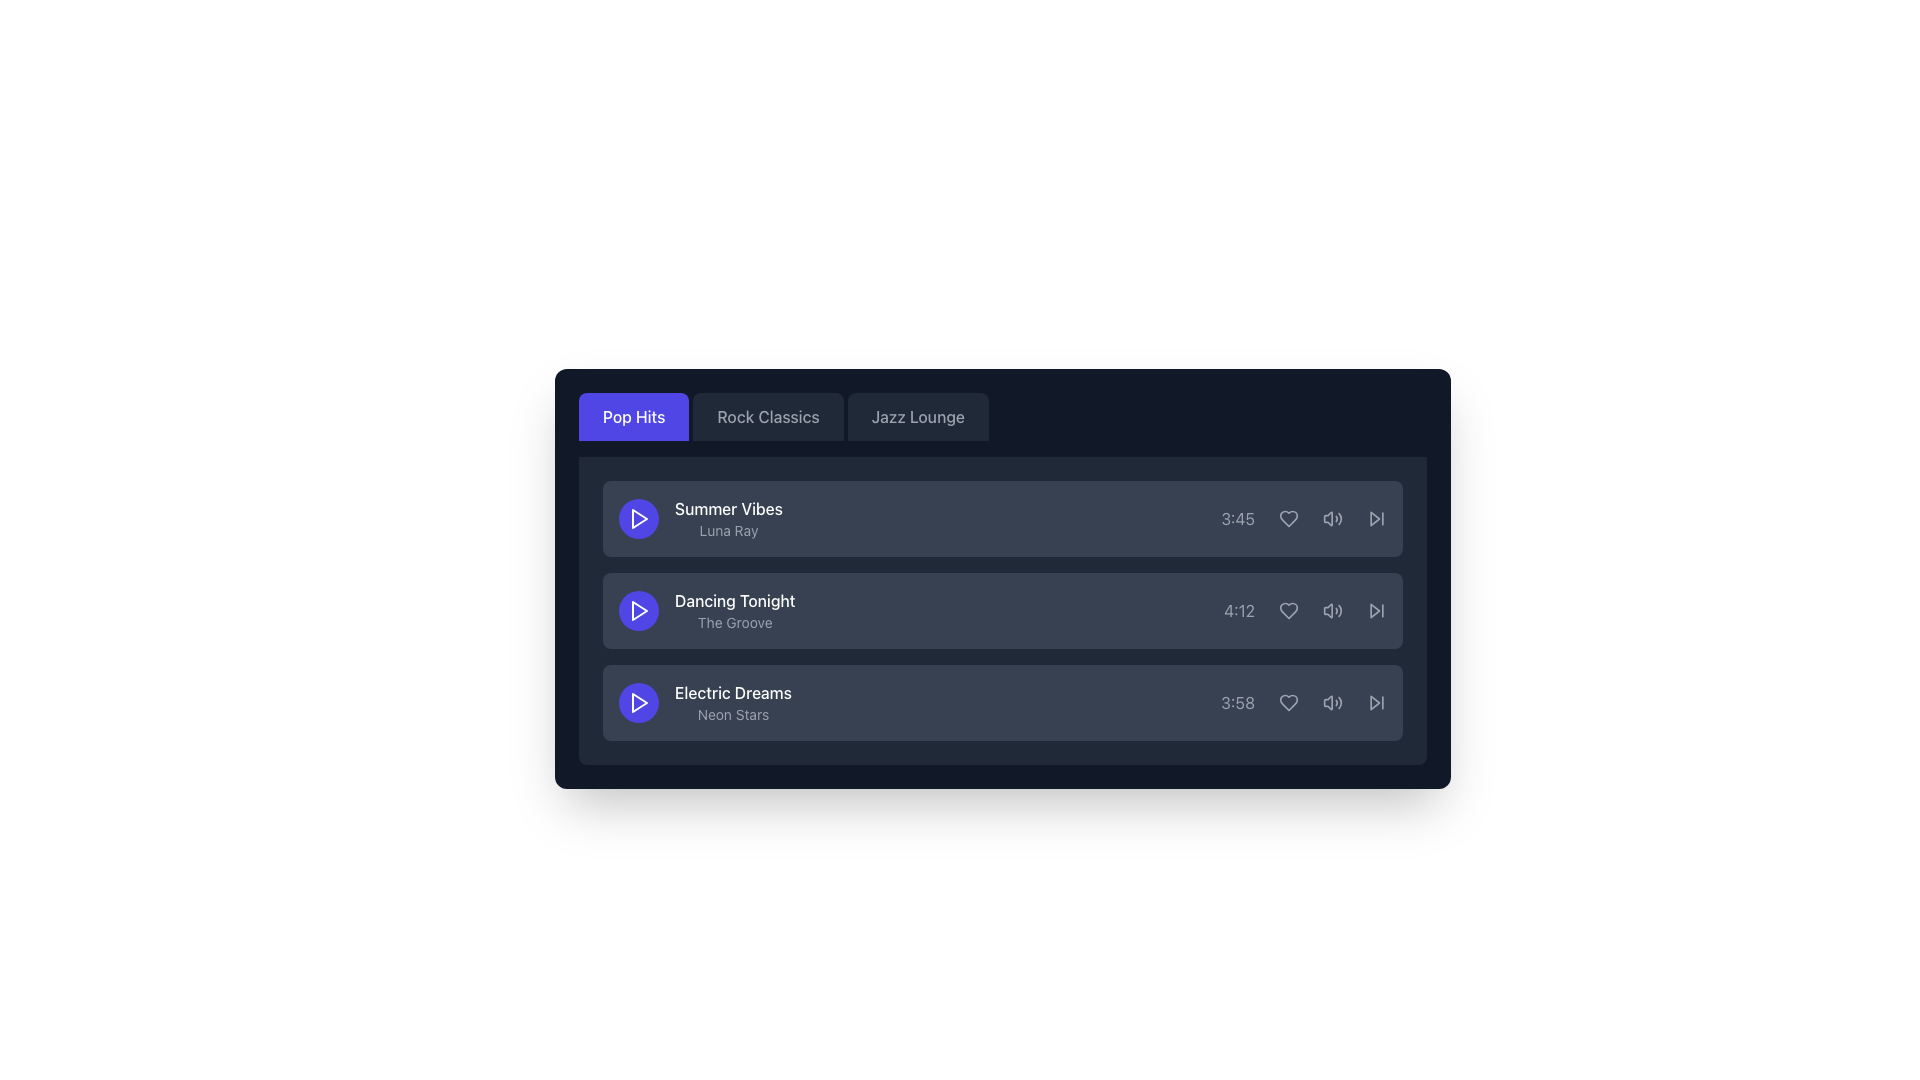 This screenshot has height=1080, width=1920. What do you see at coordinates (637, 701) in the screenshot?
I see `the play button for the 'Electric Dreams' song` at bounding box center [637, 701].